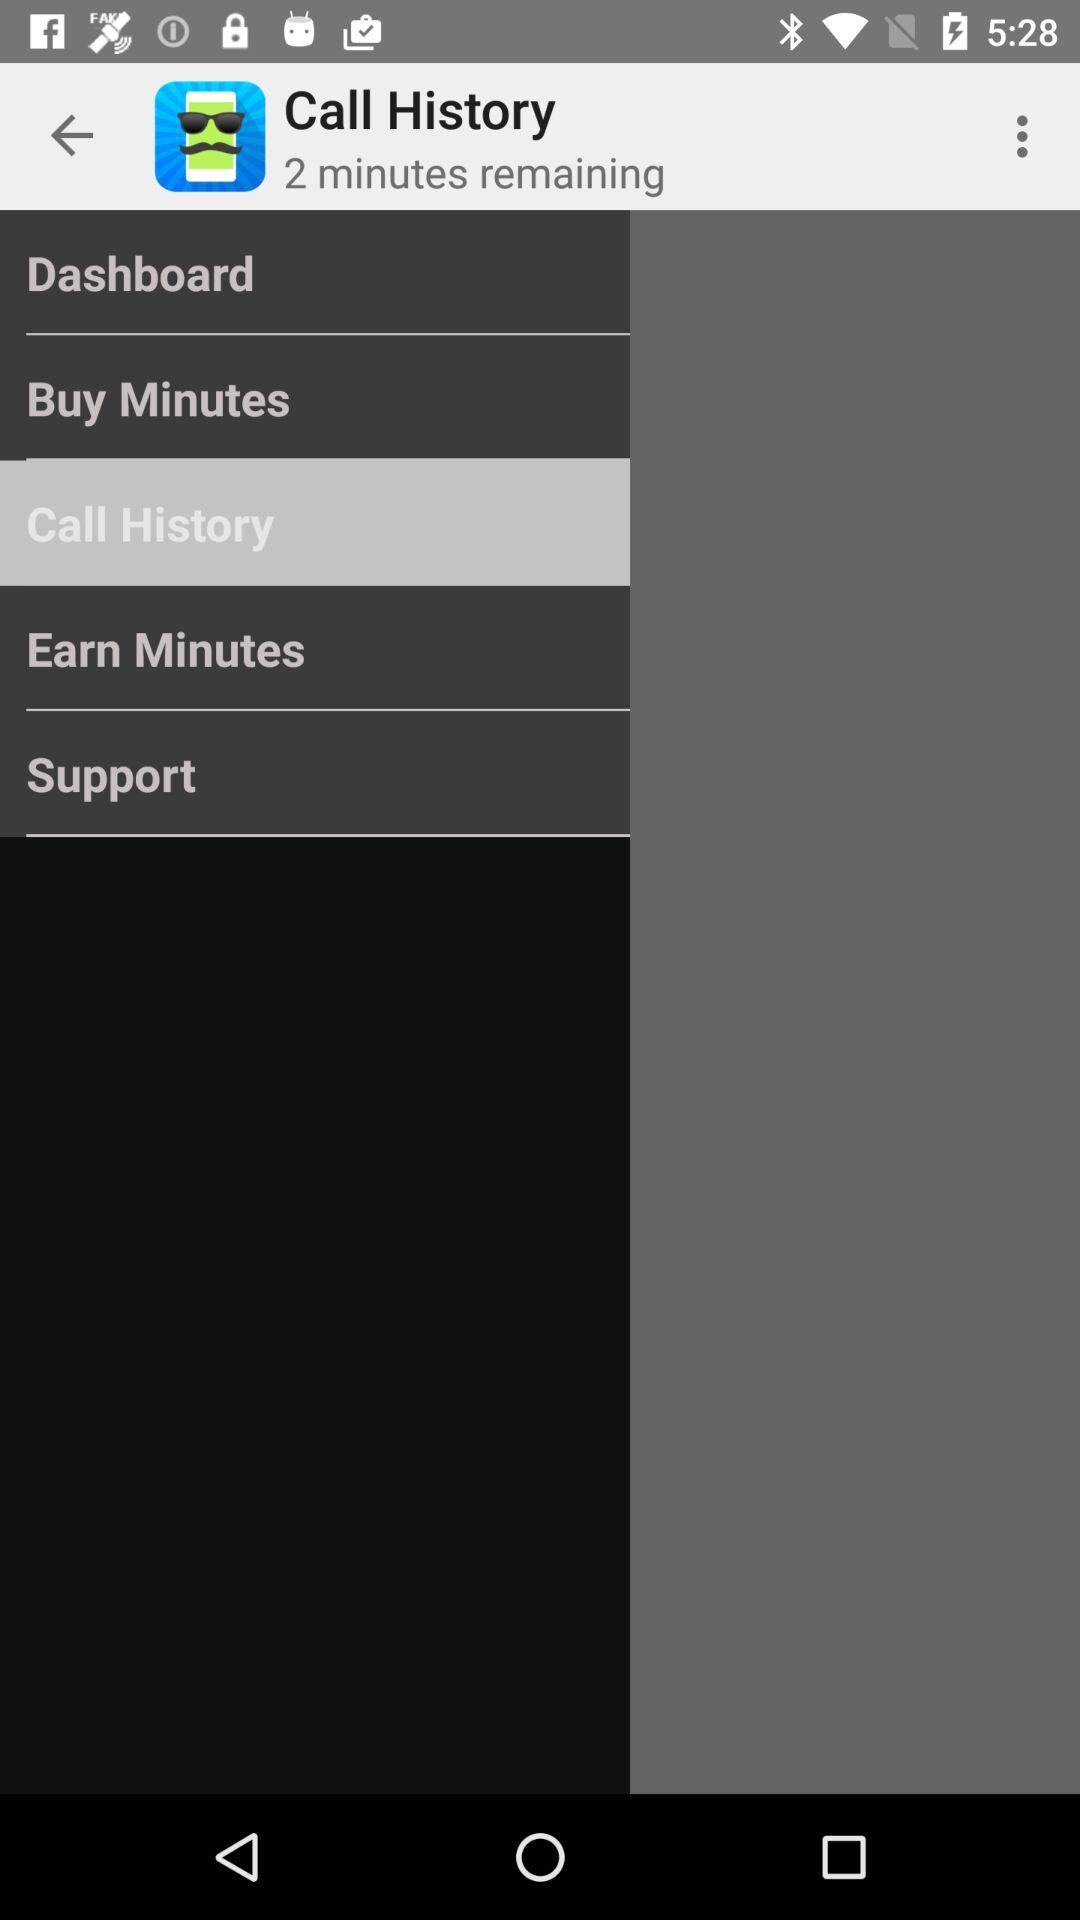 Image resolution: width=1080 pixels, height=1920 pixels. I want to click on item below the earn minutes item, so click(315, 772).